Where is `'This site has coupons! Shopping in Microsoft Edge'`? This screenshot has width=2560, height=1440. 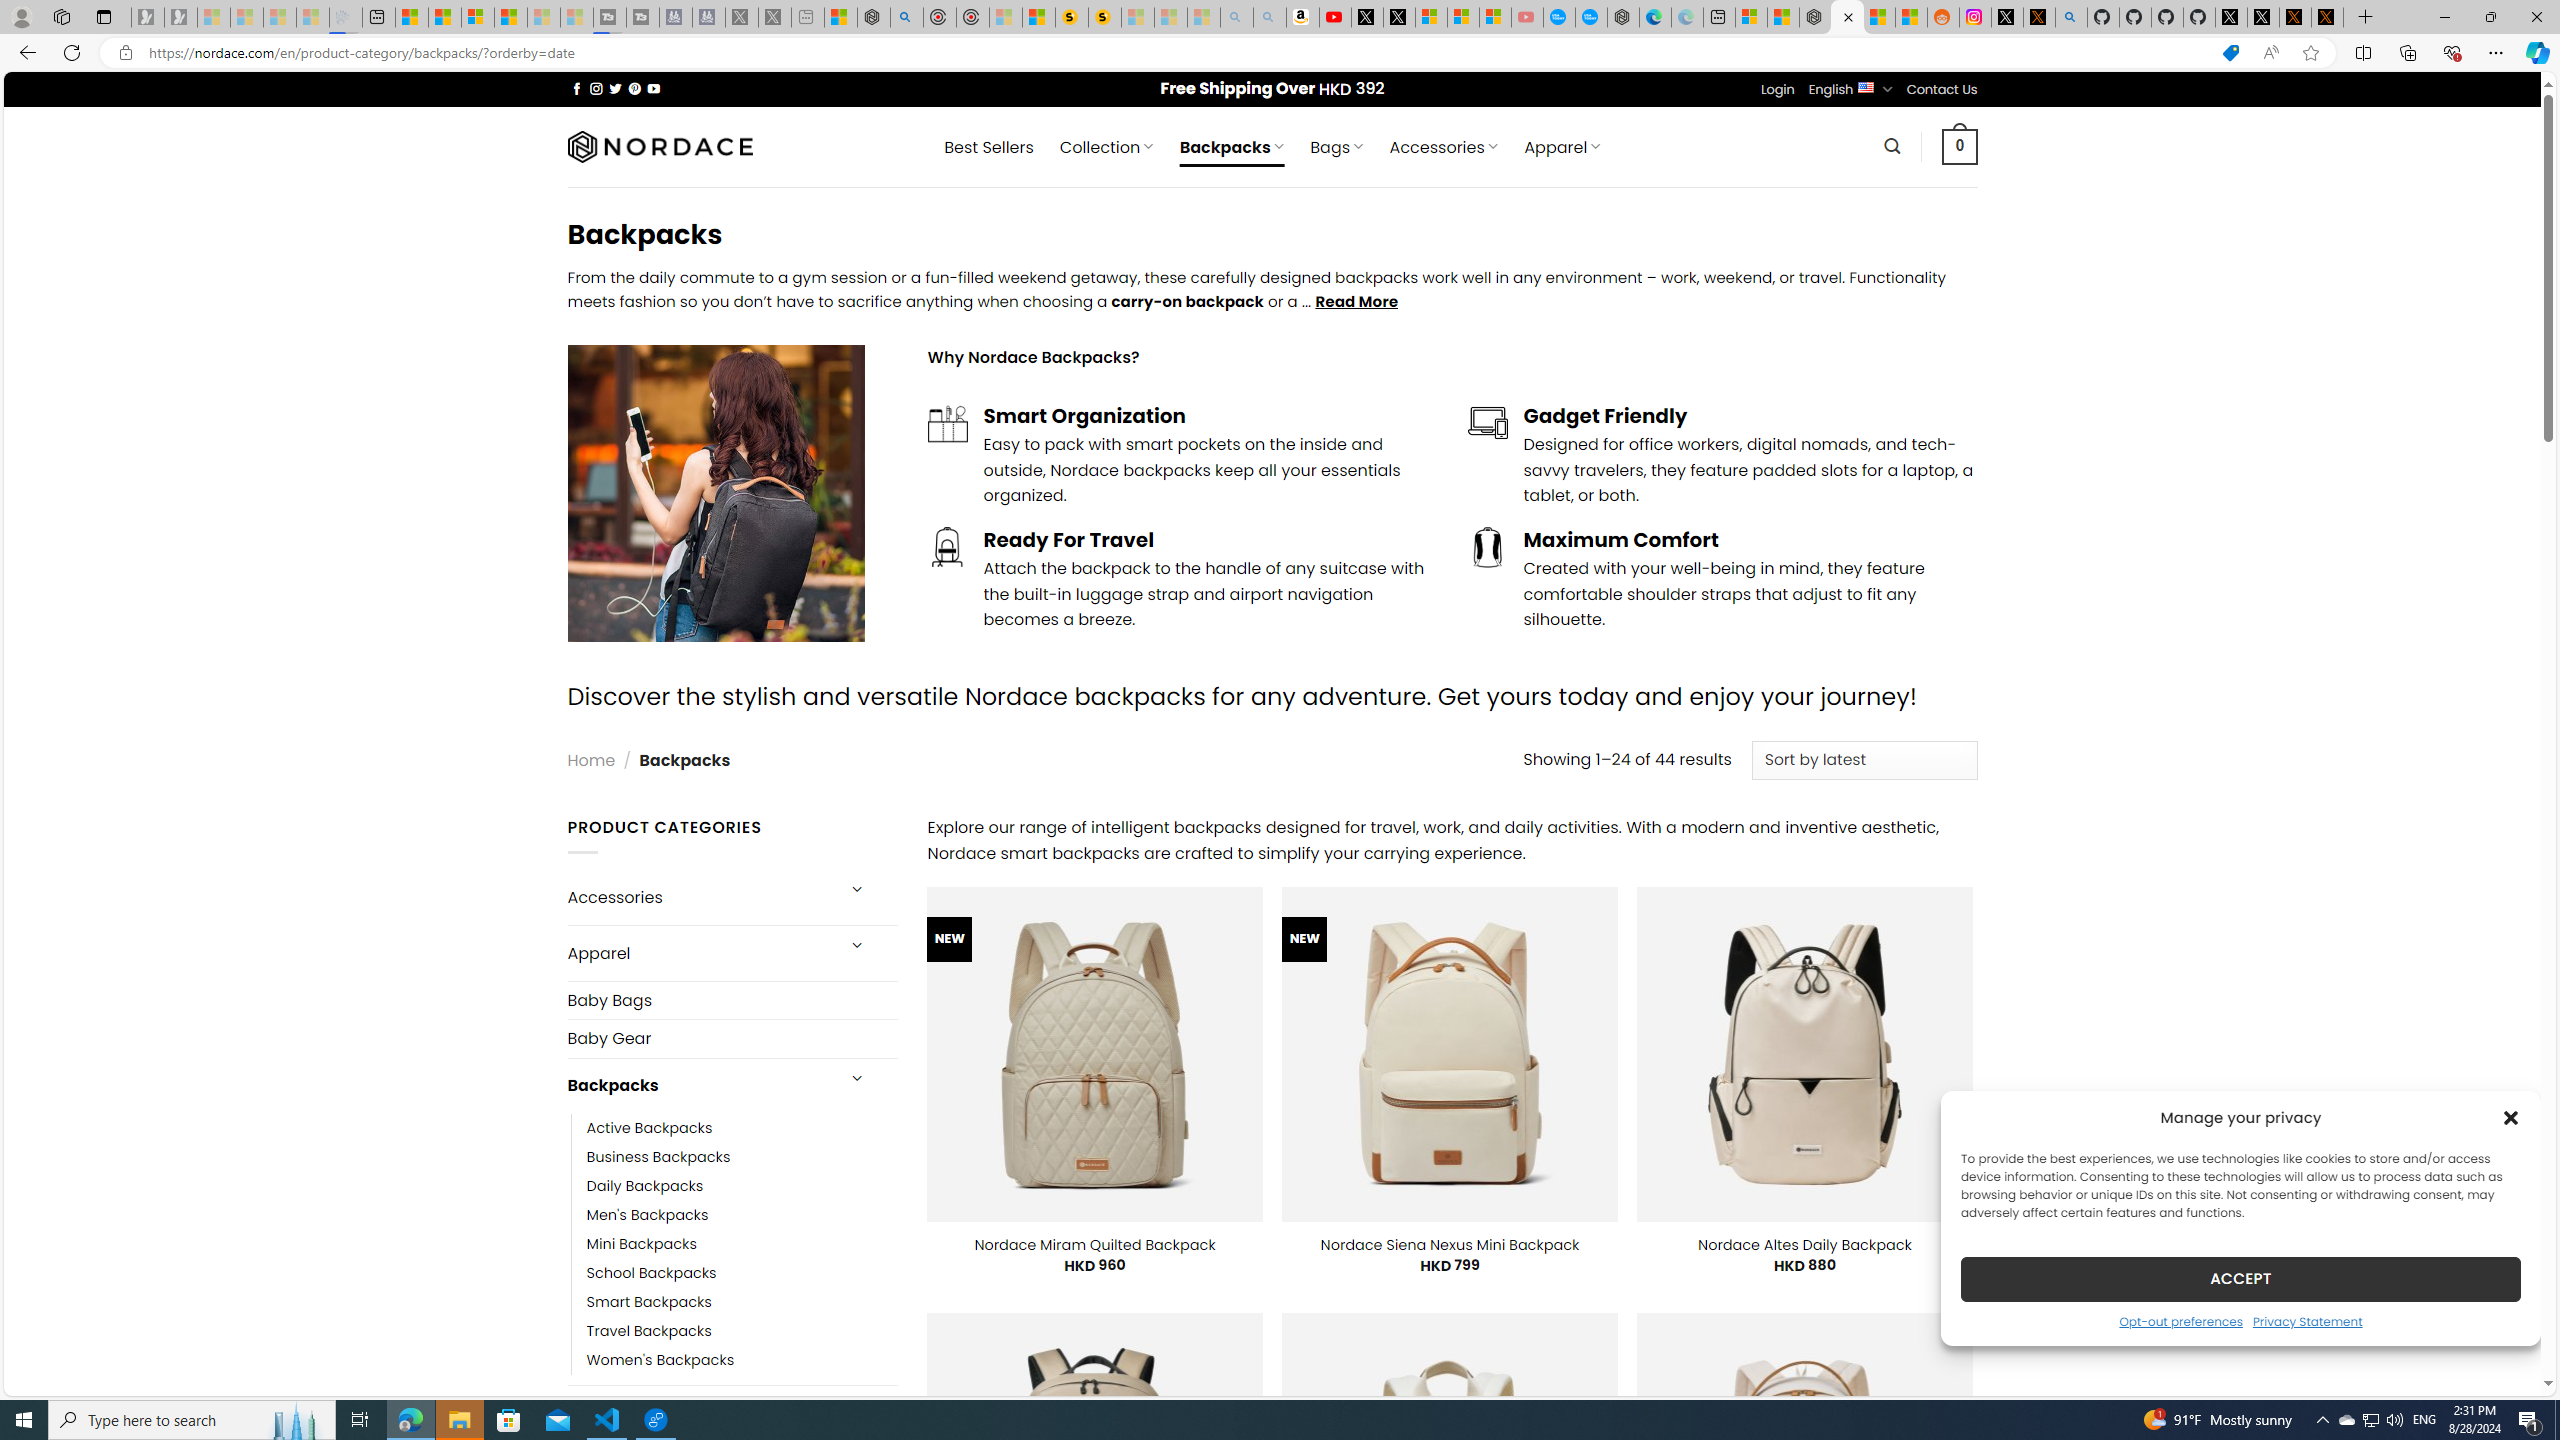 'This site has coupons! Shopping in Microsoft Edge' is located at coordinates (2230, 53).